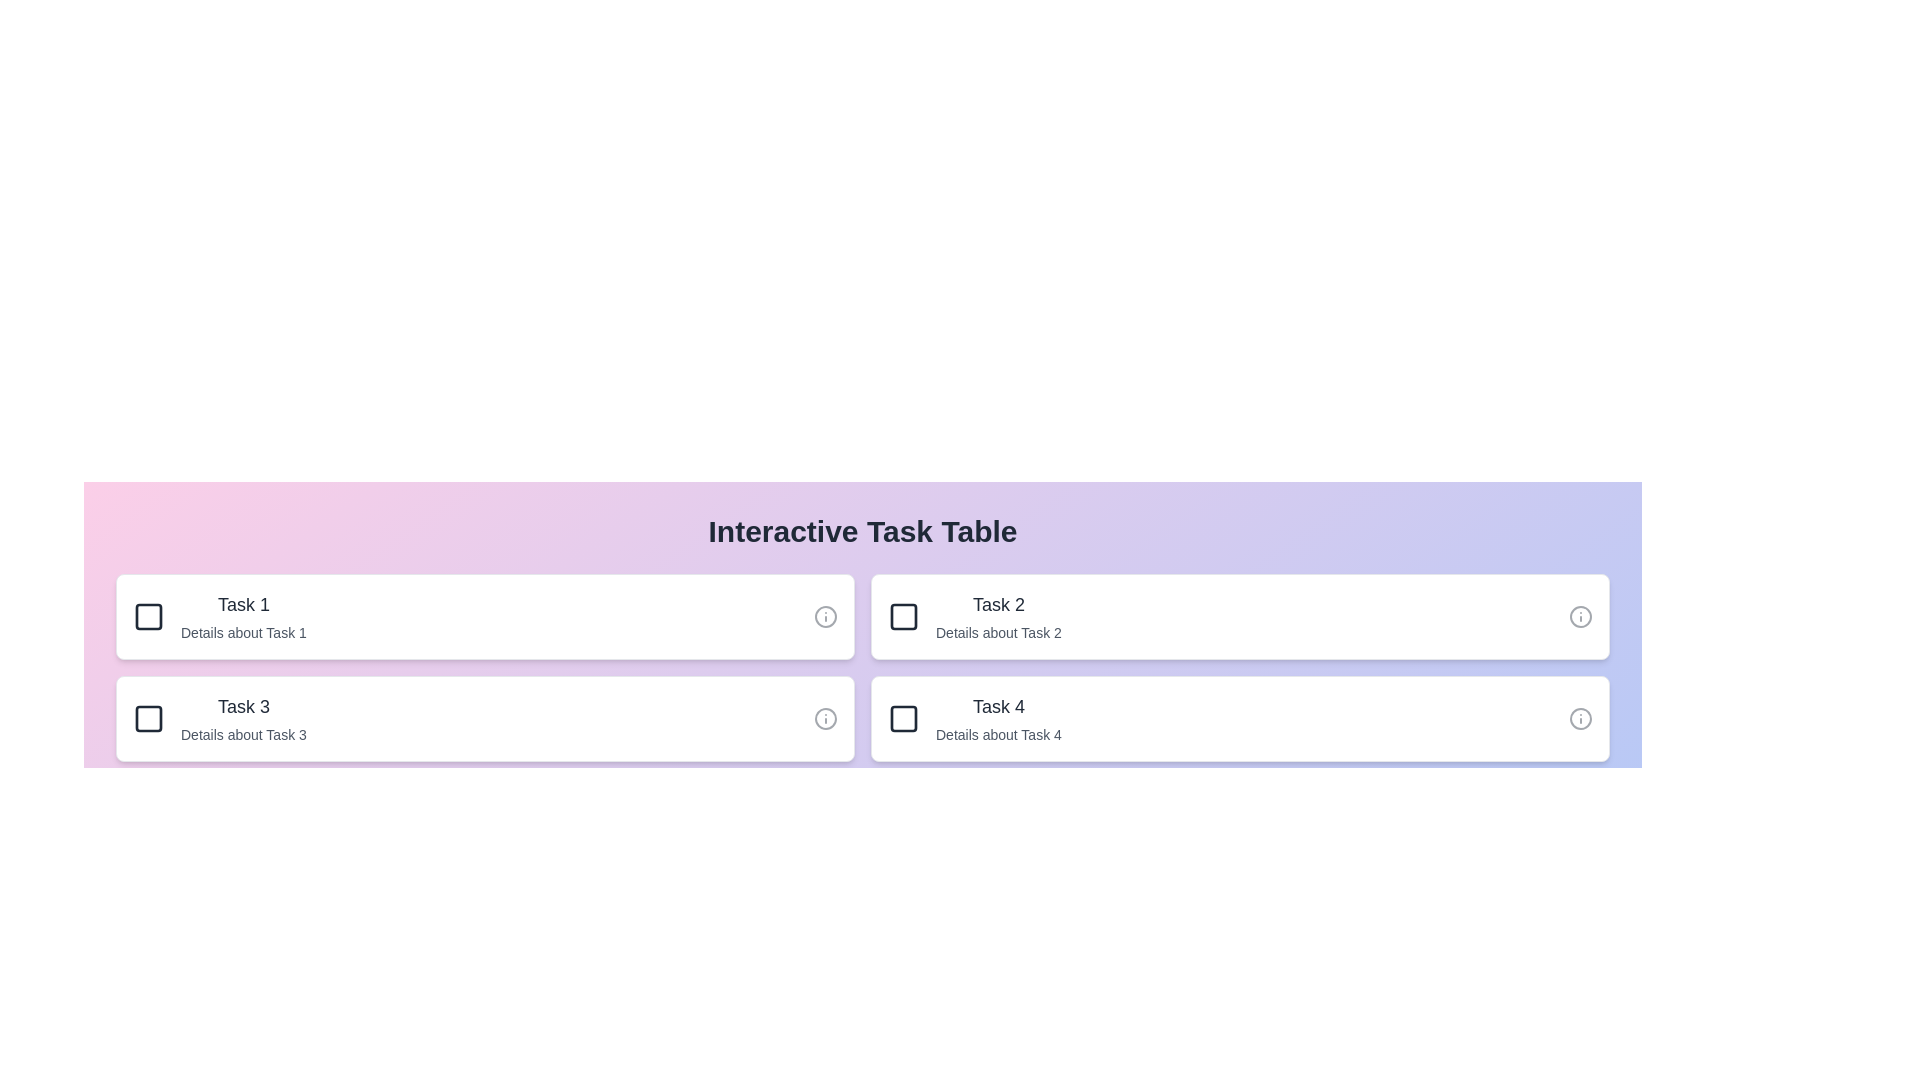 This screenshot has height=1080, width=1920. What do you see at coordinates (825, 717) in the screenshot?
I see `the information icon for task 3 to view its details` at bounding box center [825, 717].